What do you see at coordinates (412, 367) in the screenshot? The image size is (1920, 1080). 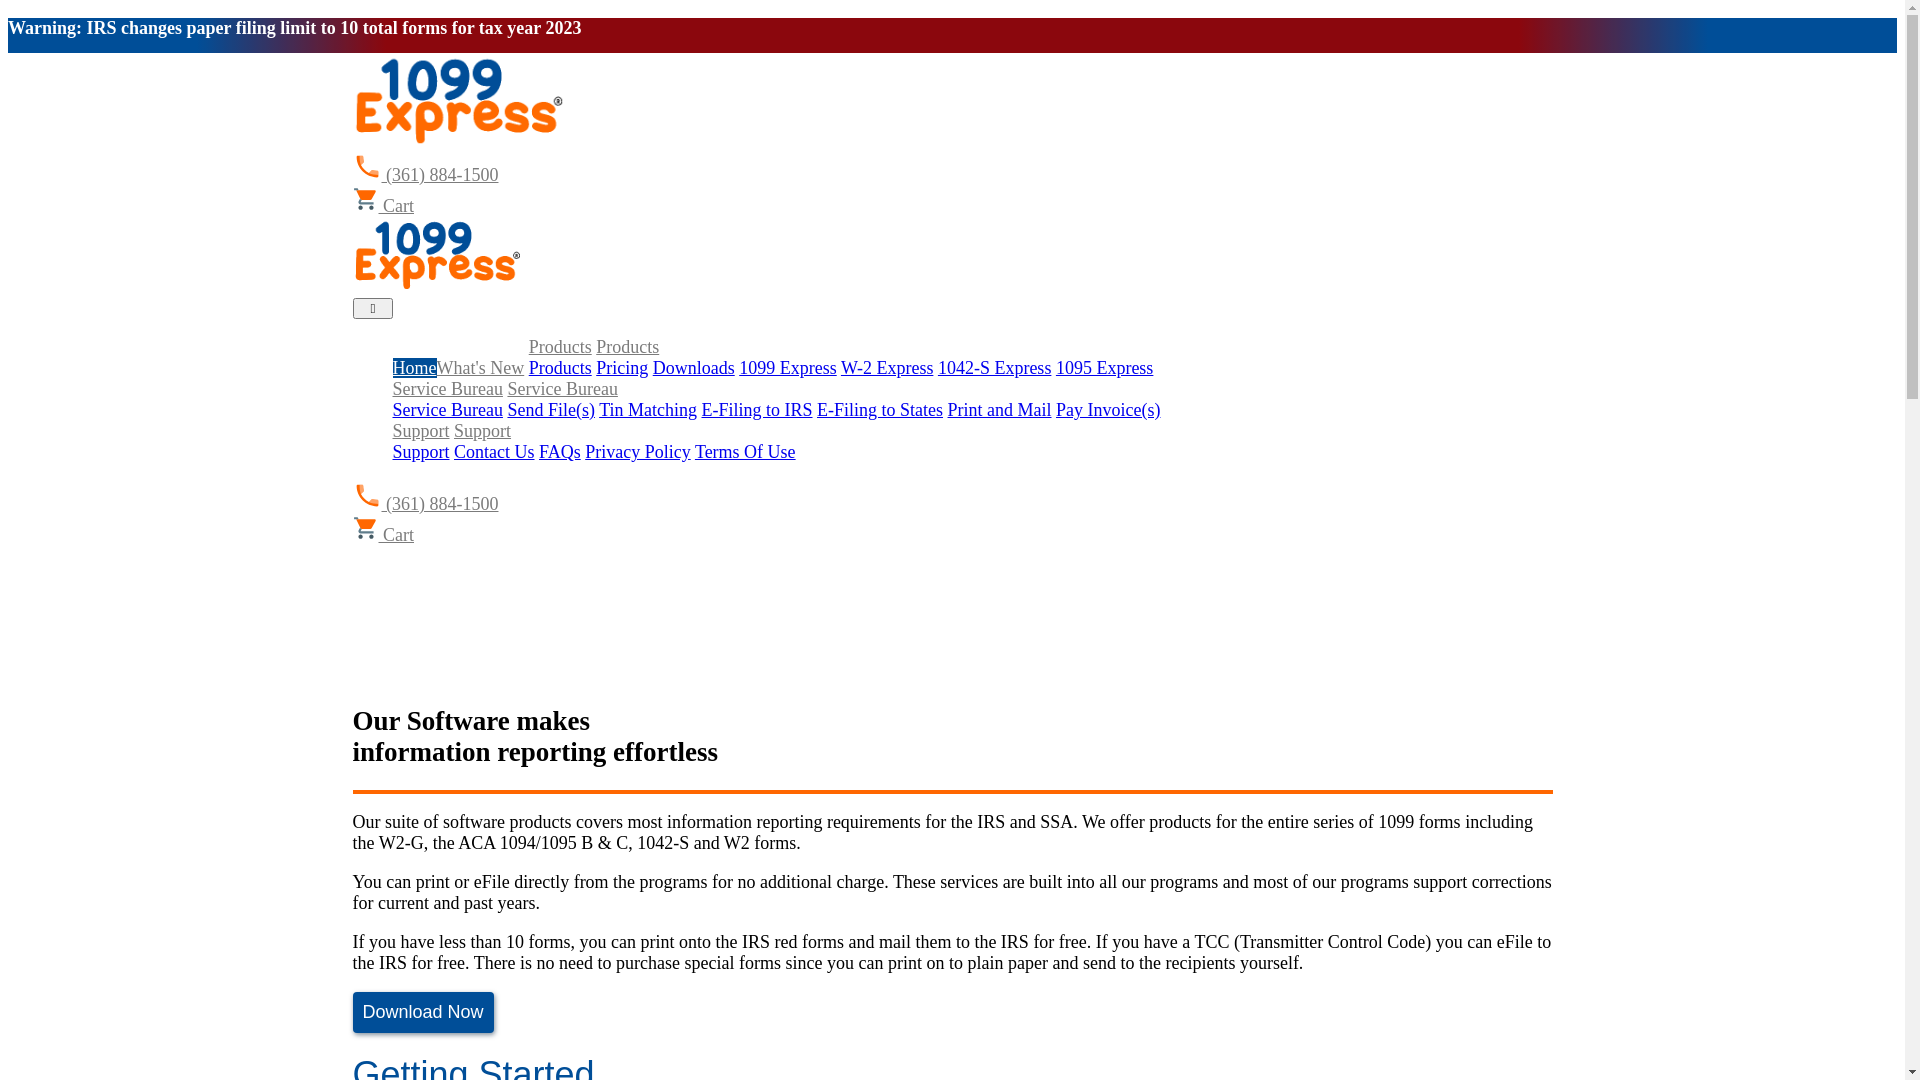 I see `'Home` at bounding box center [412, 367].